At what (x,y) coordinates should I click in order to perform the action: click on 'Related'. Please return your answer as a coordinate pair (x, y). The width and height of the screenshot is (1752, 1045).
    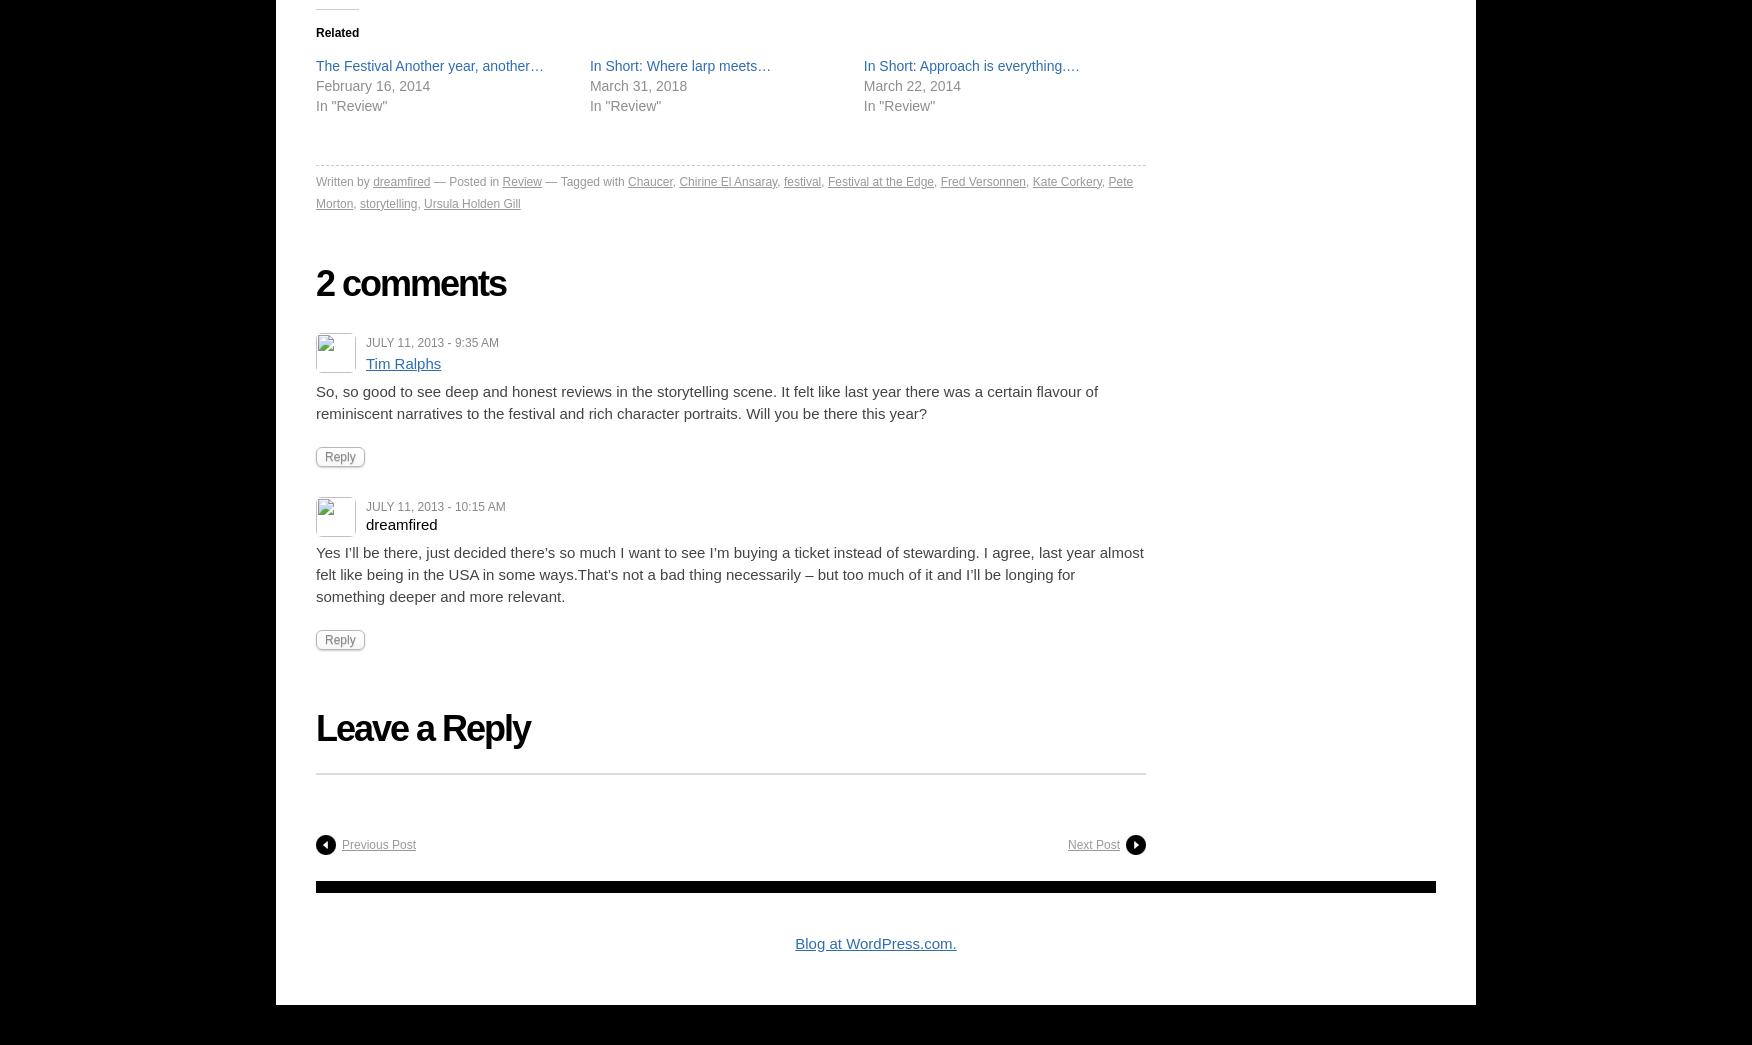
    Looking at the image, I should click on (316, 30).